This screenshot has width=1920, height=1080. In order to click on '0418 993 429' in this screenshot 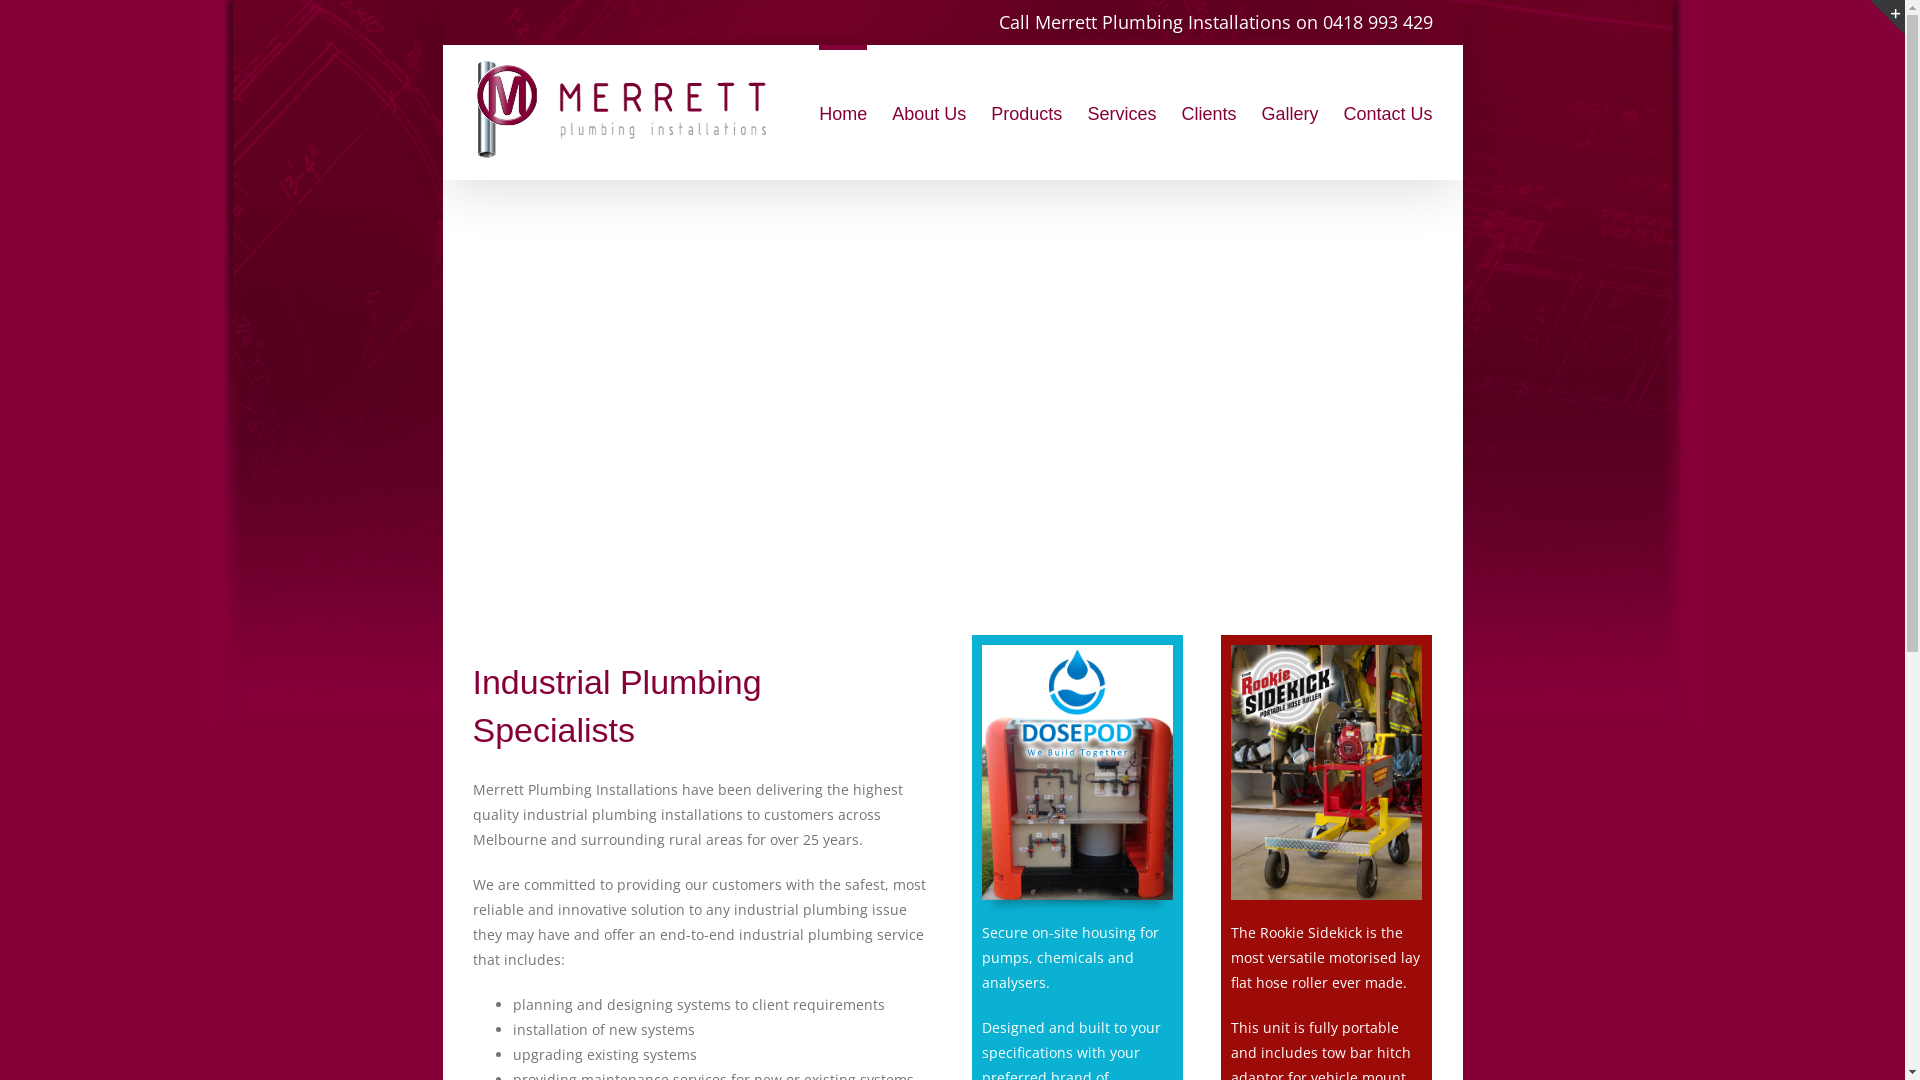, I will do `click(1321, 22)`.